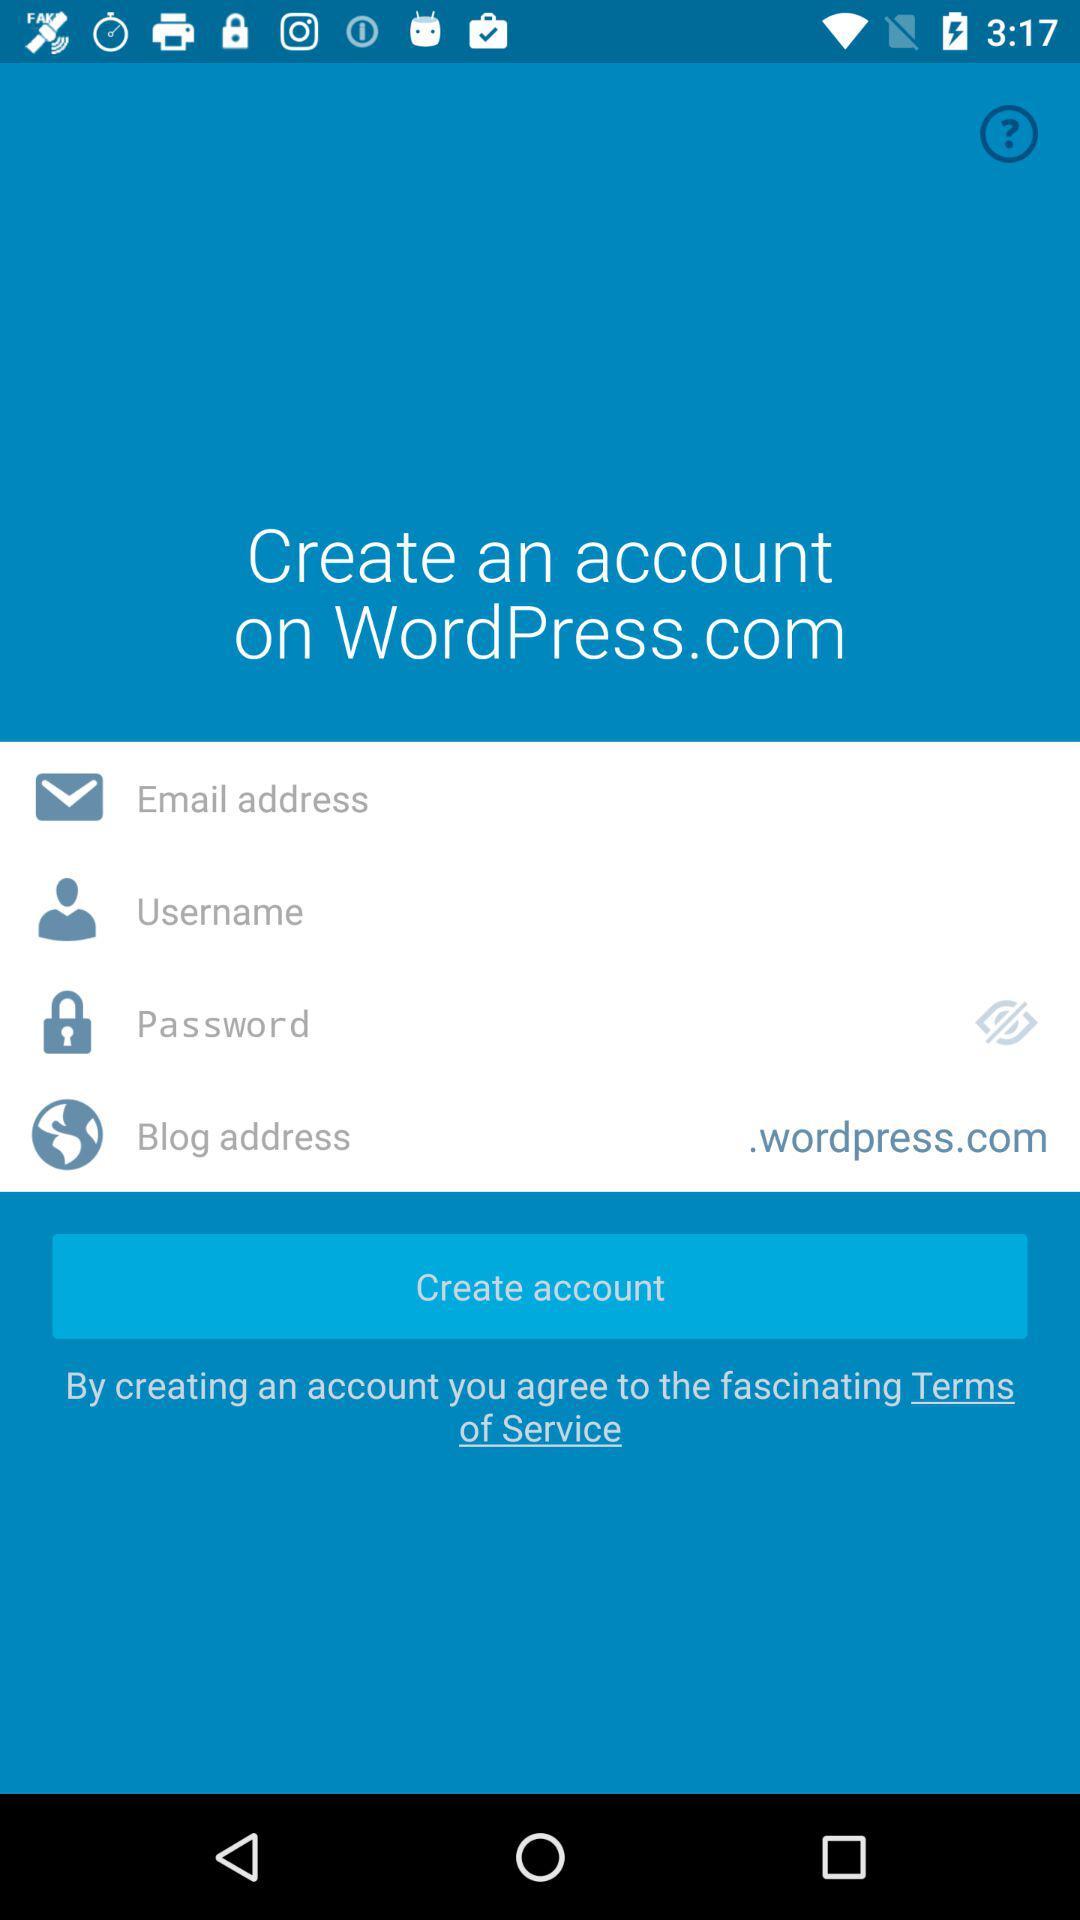 This screenshot has height=1920, width=1080. I want to click on the icon above the .wordpress.com, so click(1006, 1022).